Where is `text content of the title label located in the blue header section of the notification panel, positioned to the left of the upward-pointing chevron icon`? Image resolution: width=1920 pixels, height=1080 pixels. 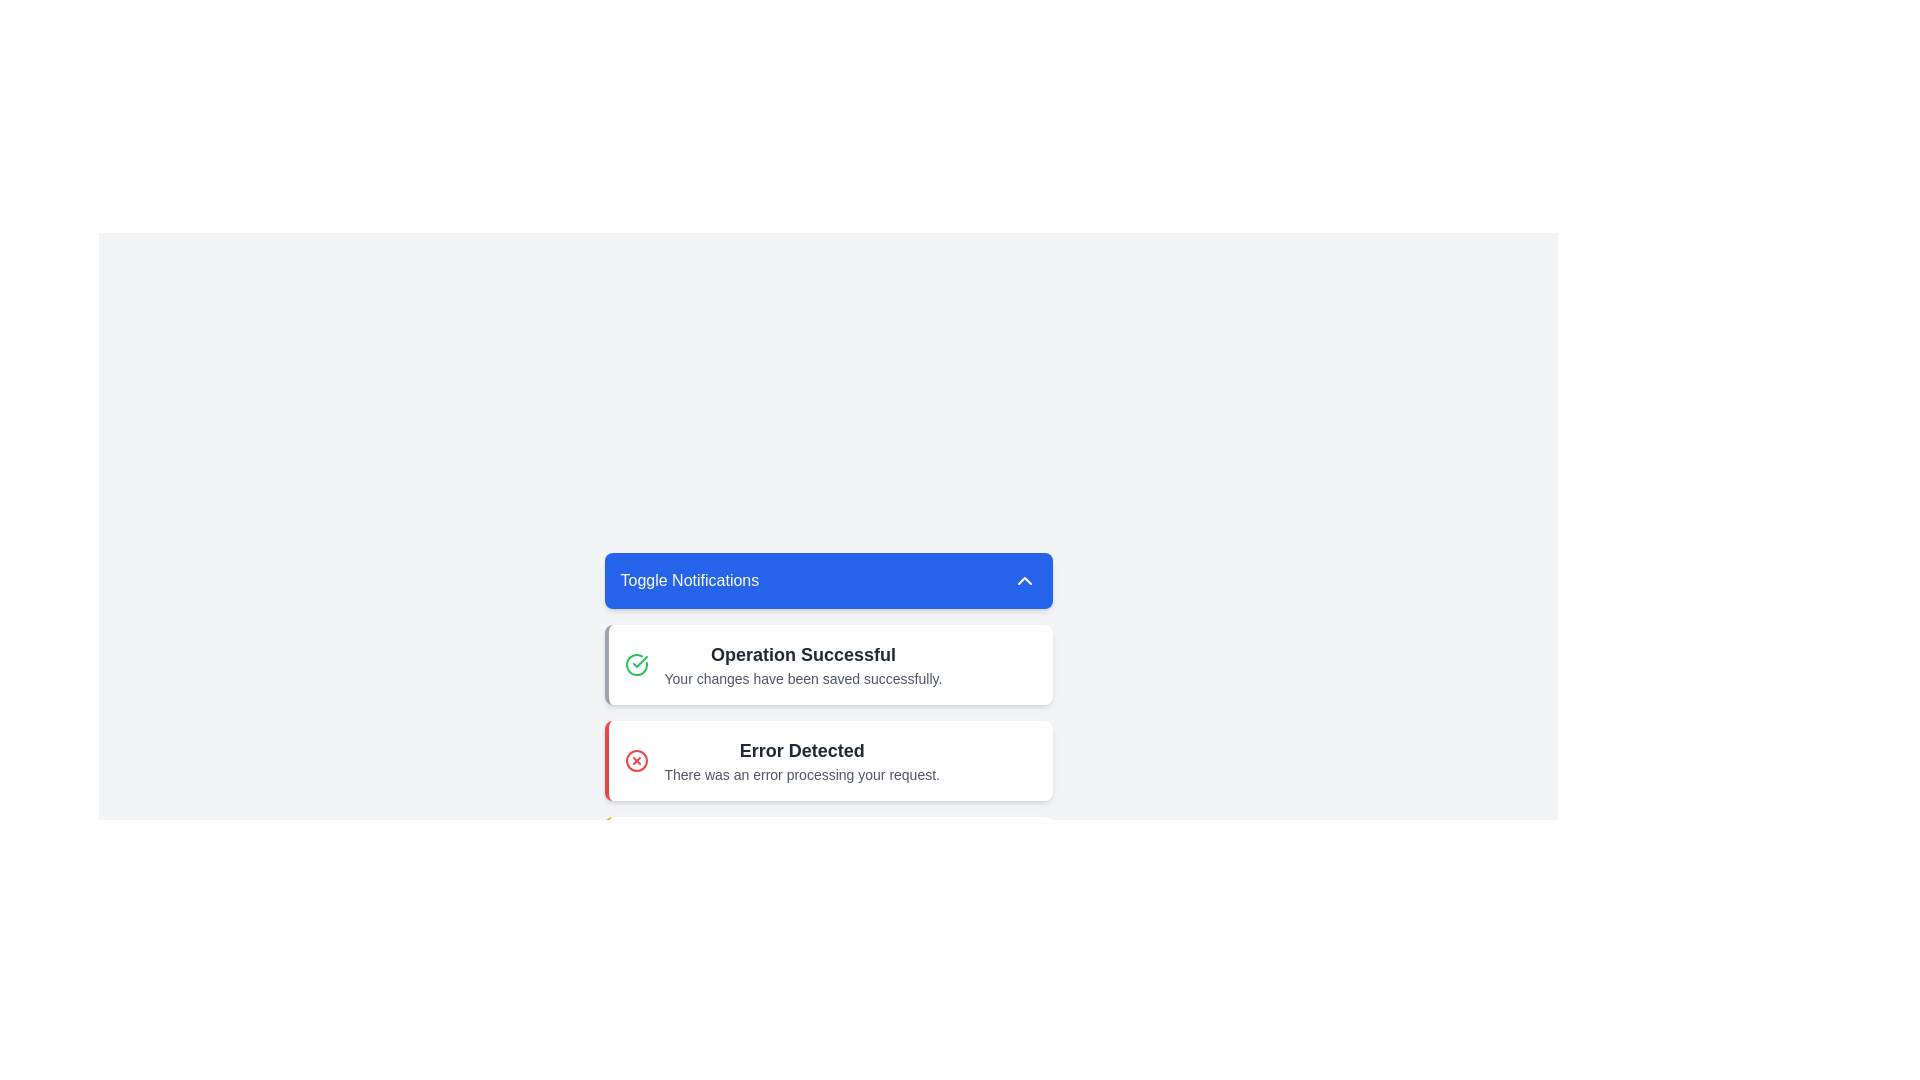
text content of the title label located in the blue header section of the notification panel, positioned to the left of the upward-pointing chevron icon is located at coordinates (689, 581).